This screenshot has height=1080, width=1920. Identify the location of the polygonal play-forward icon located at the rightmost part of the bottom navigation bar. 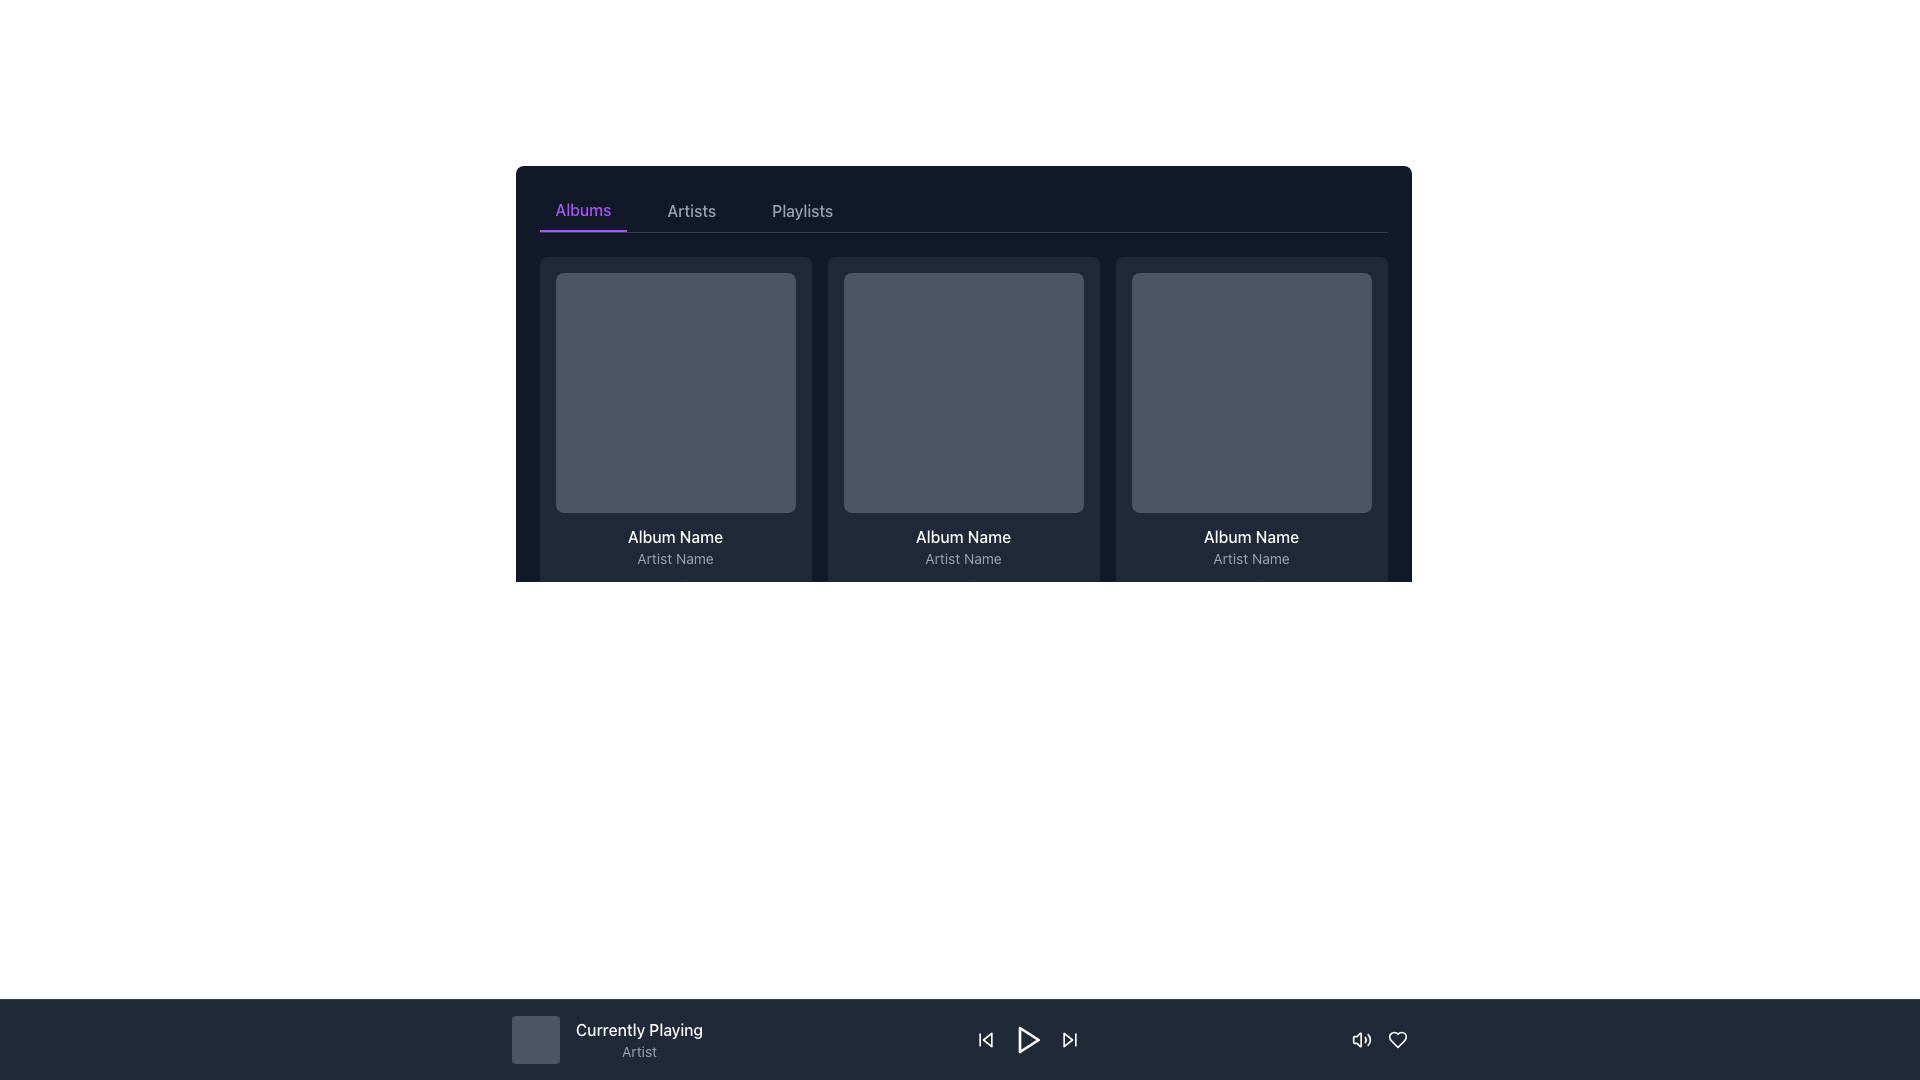
(1066, 1039).